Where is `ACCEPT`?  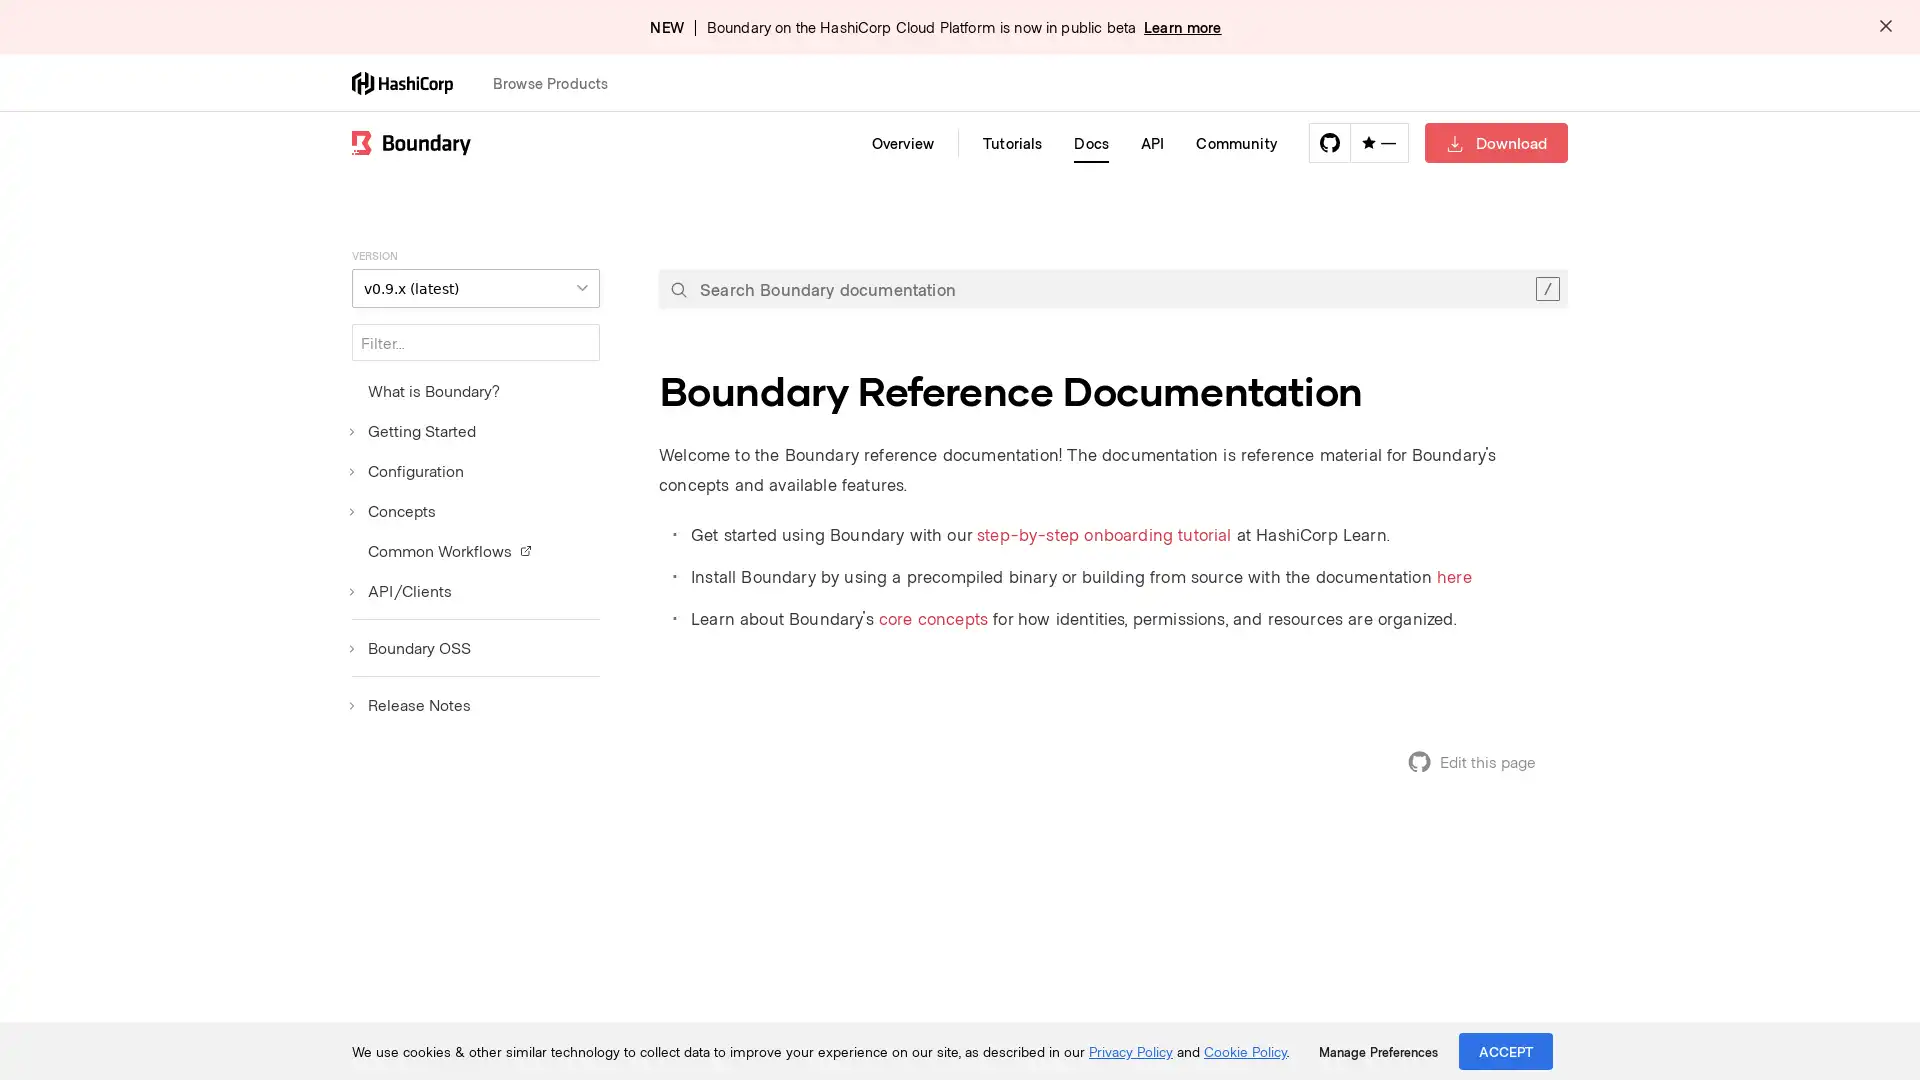
ACCEPT is located at coordinates (1506, 1050).